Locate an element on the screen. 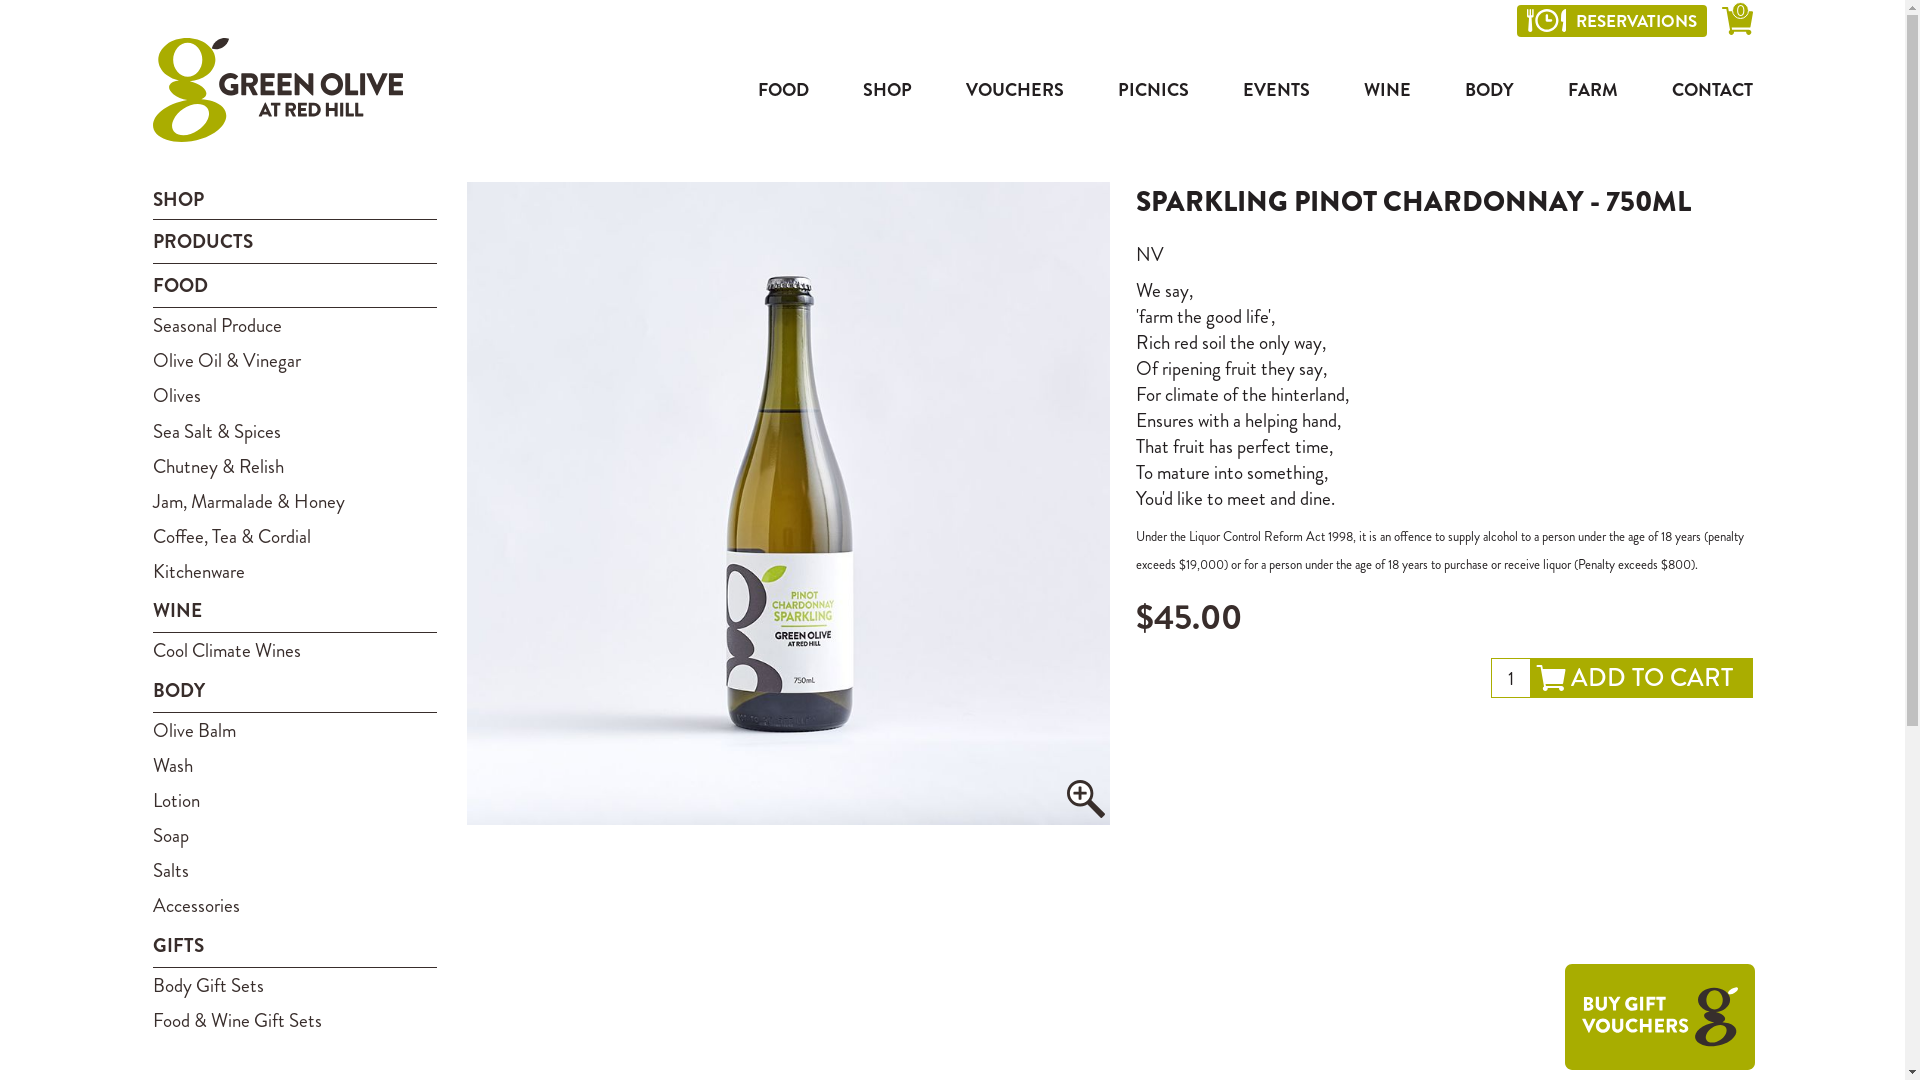 This screenshot has height=1080, width=1920. 'Food & Wine Gift Sets' is located at coordinates (293, 1020).